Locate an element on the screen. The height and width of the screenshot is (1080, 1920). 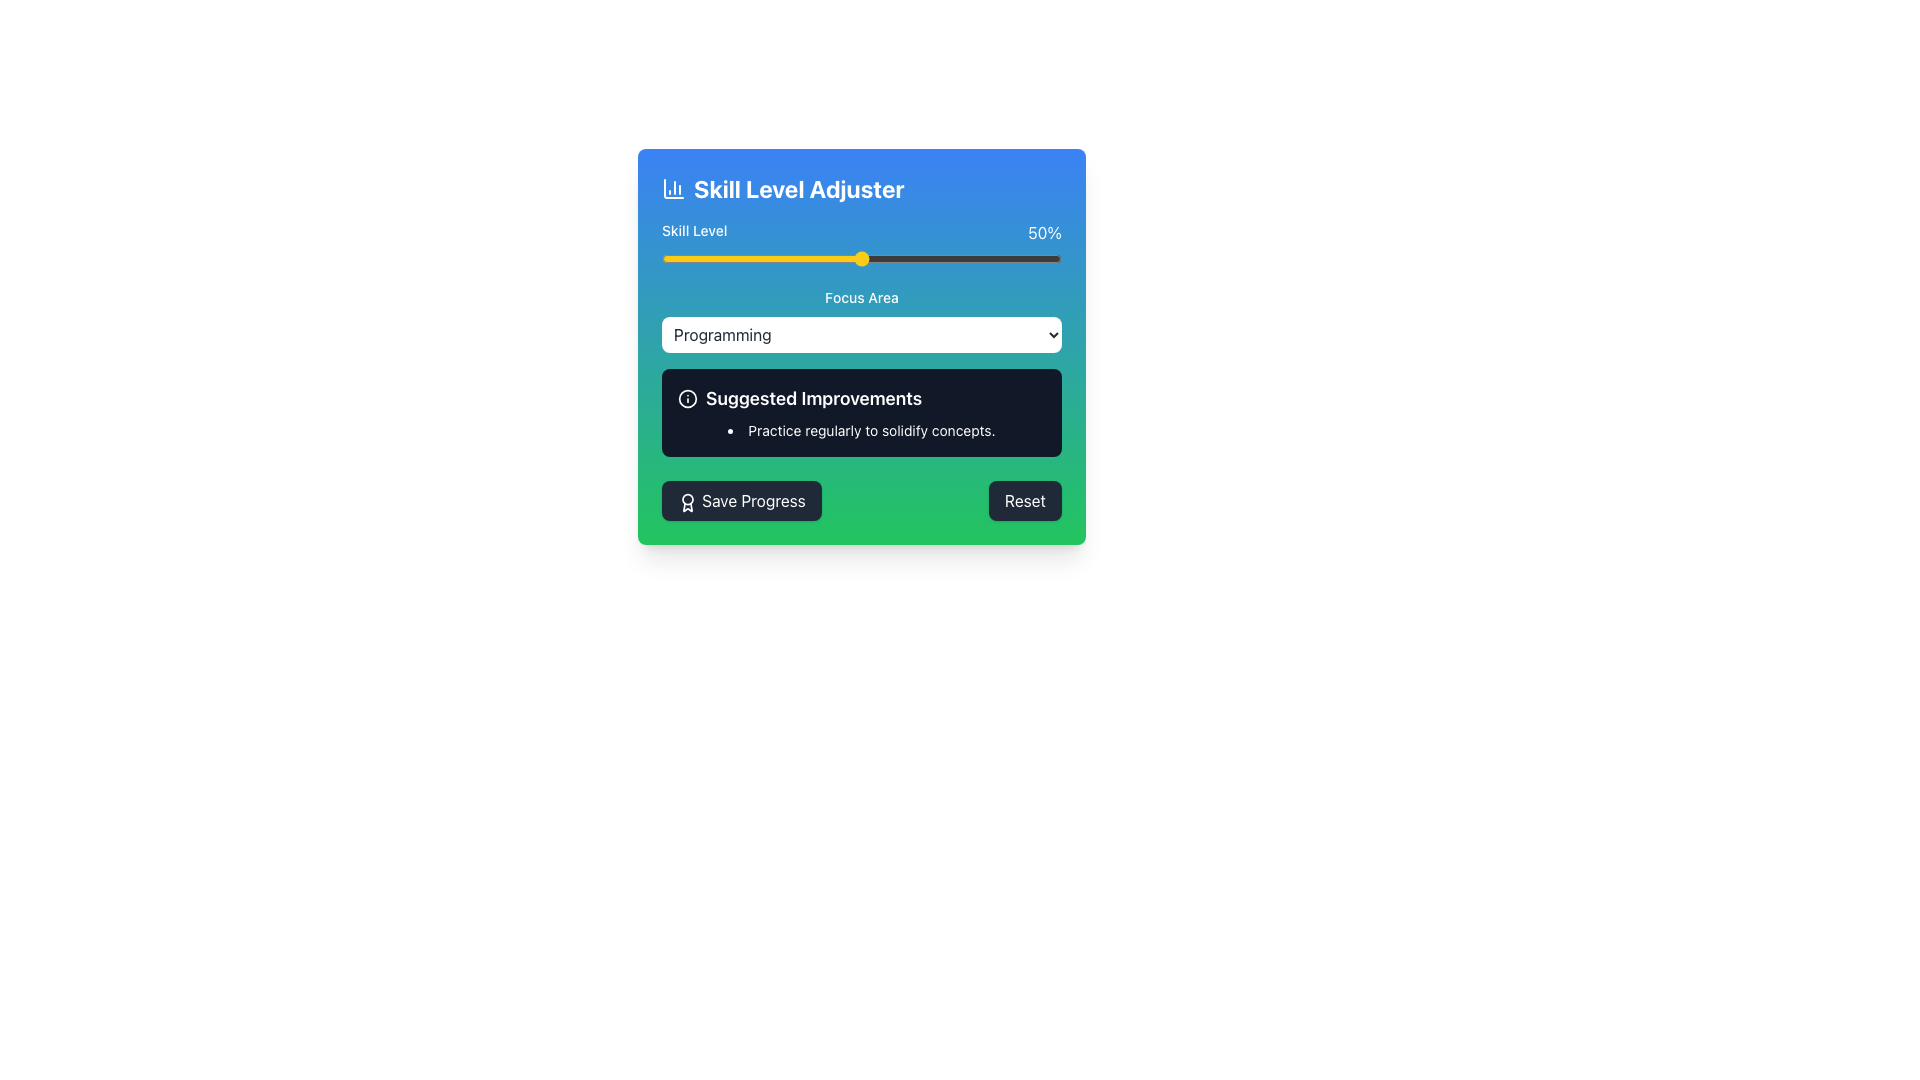
the Decorative Circle in the SVG icon that is located near the top-left area of the interface, adjacent to the text 'Skill Level Adjuster' is located at coordinates (687, 497).